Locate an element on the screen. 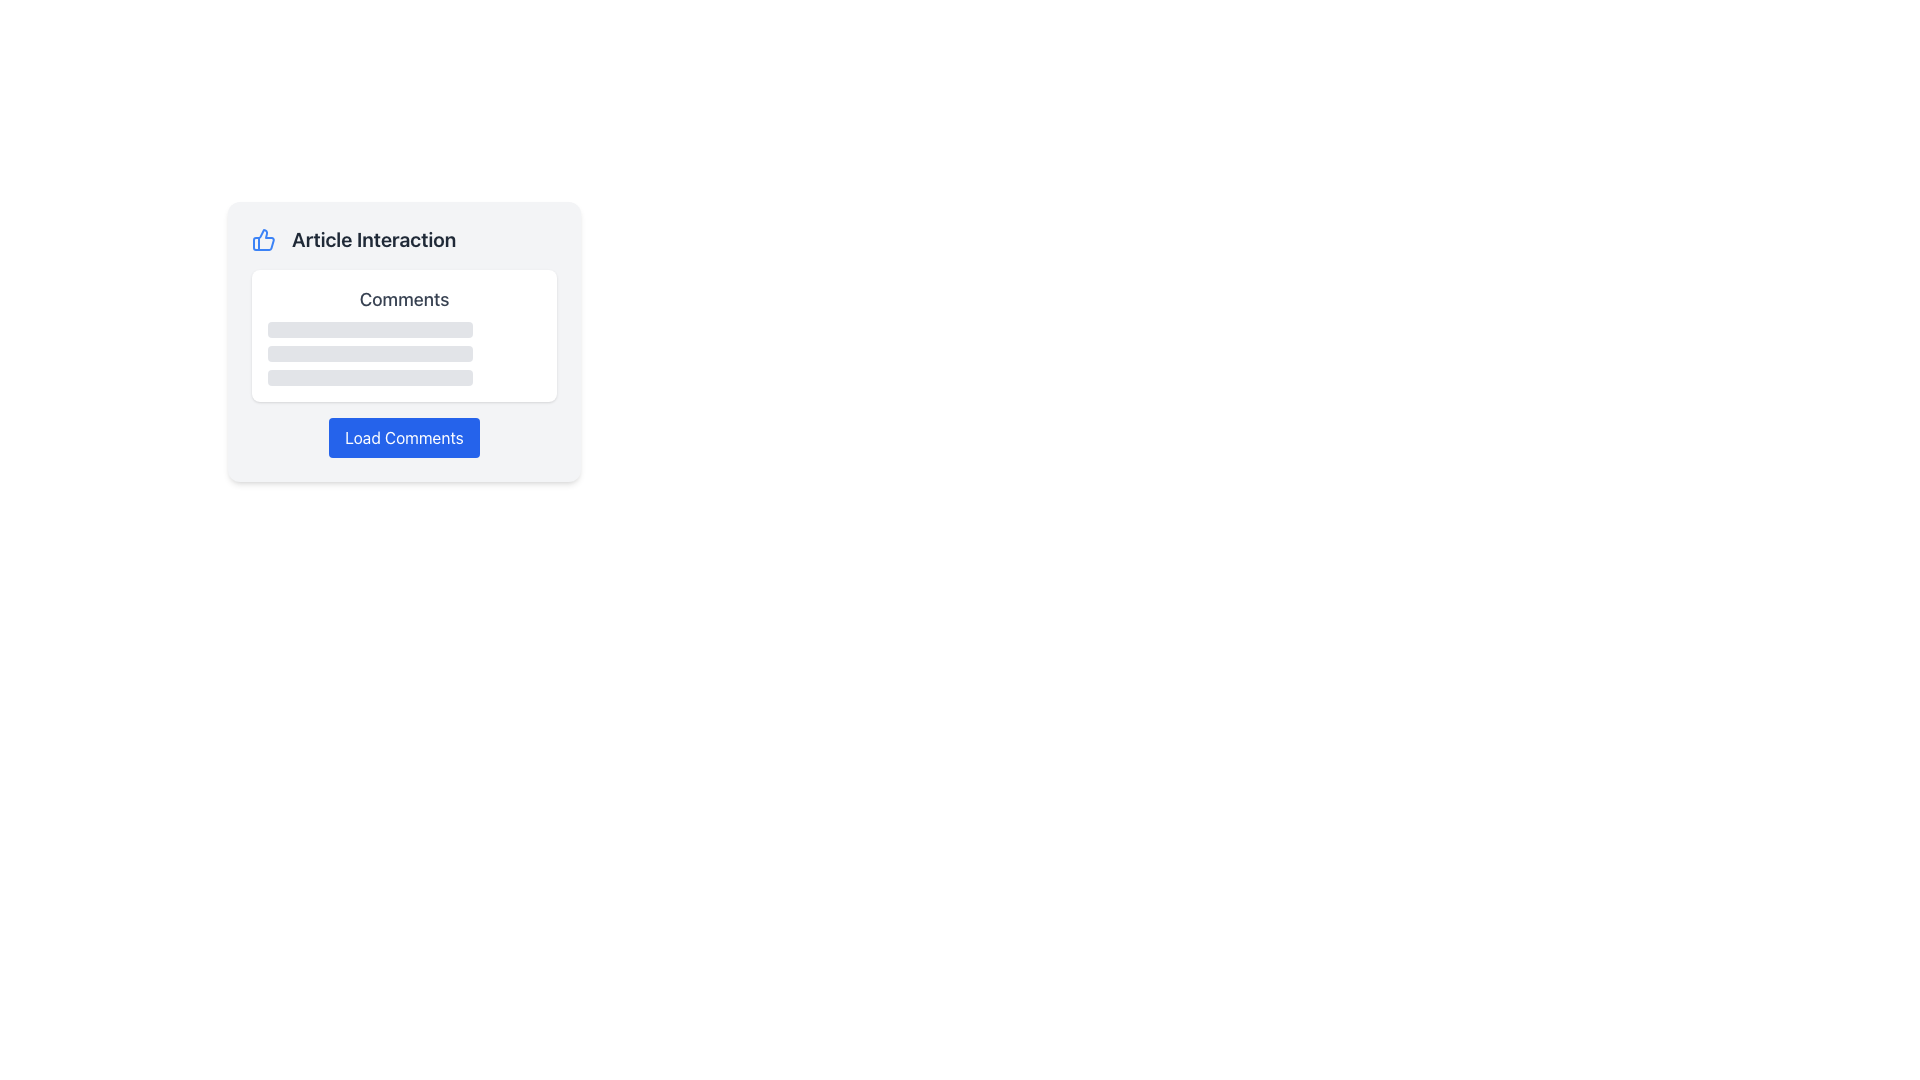 The height and width of the screenshot is (1080, 1920). the rectangular button with rounded edges that has a blue background and white text displaying 'Load Comments' is located at coordinates (403, 437).